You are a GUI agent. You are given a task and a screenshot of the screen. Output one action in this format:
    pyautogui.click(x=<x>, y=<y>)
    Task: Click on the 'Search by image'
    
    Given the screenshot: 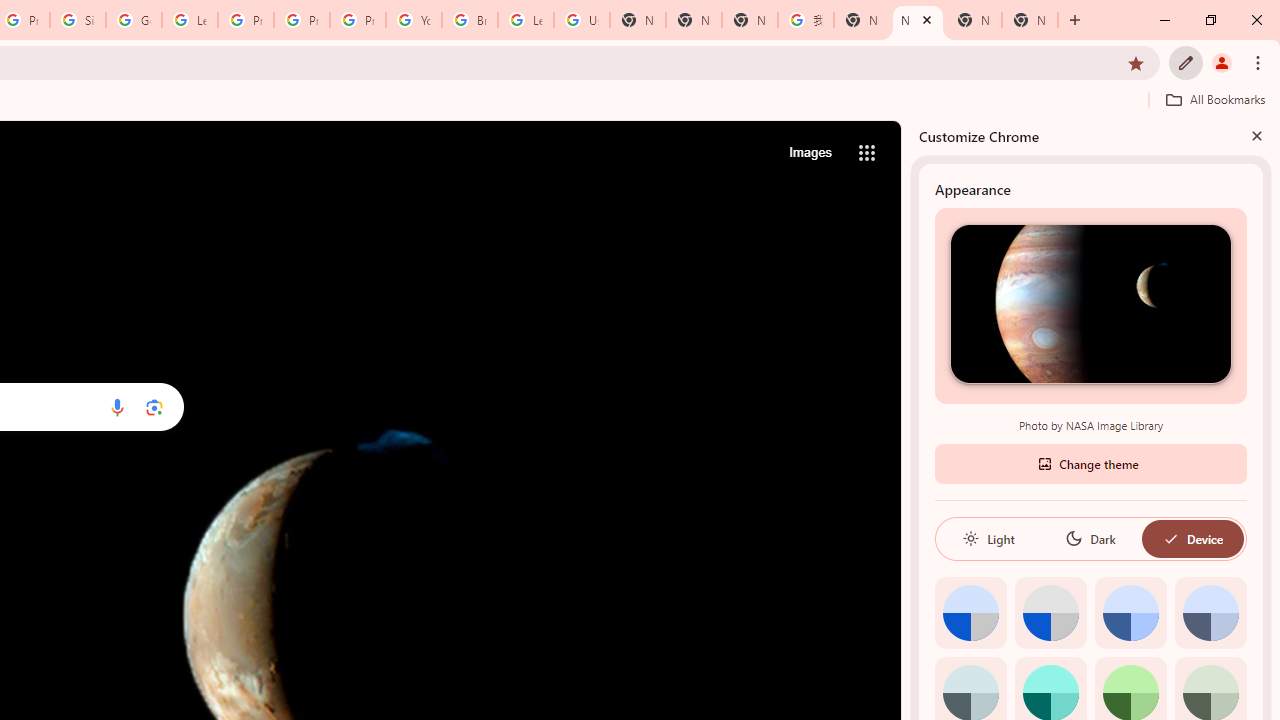 What is the action you would take?
    pyautogui.click(x=153, y=406)
    